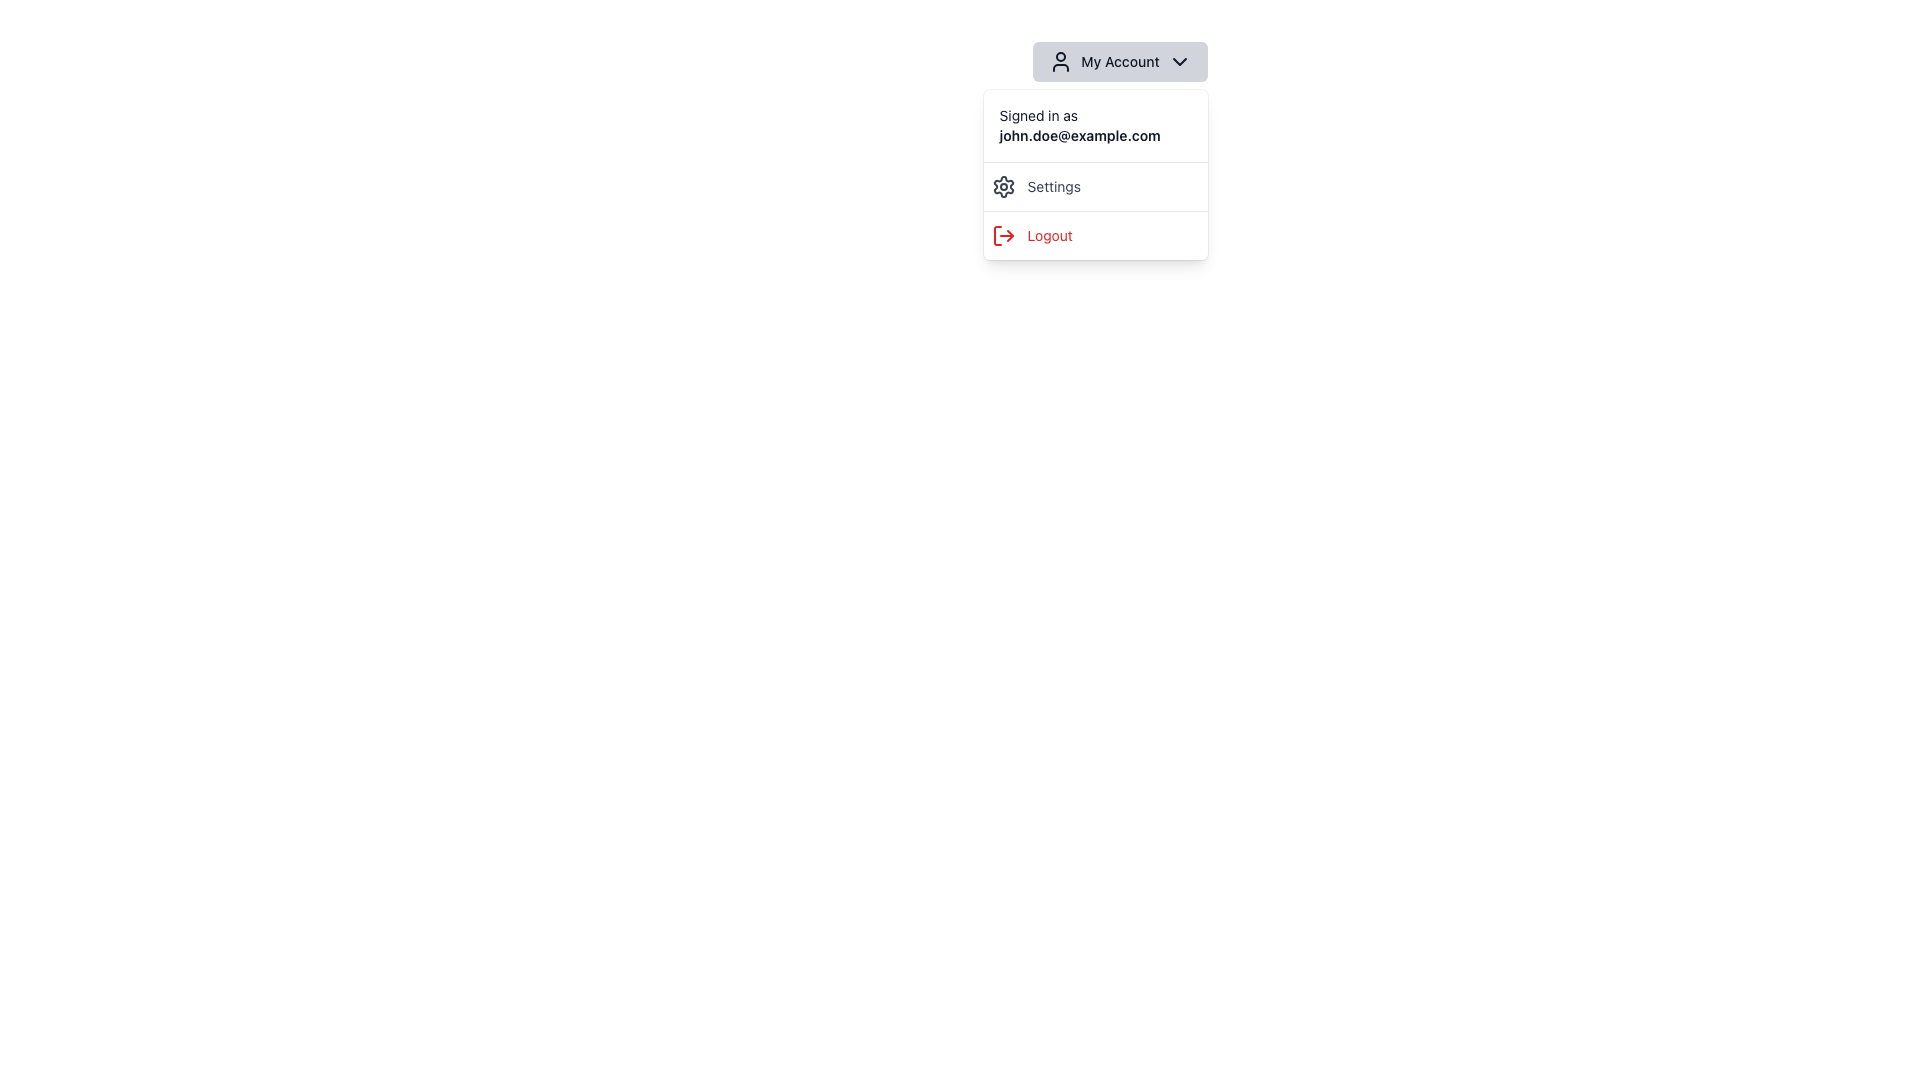 This screenshot has width=1920, height=1080. What do you see at coordinates (1094, 173) in the screenshot?
I see `the dropdown menu located in the top-right corner of the viewport` at bounding box center [1094, 173].